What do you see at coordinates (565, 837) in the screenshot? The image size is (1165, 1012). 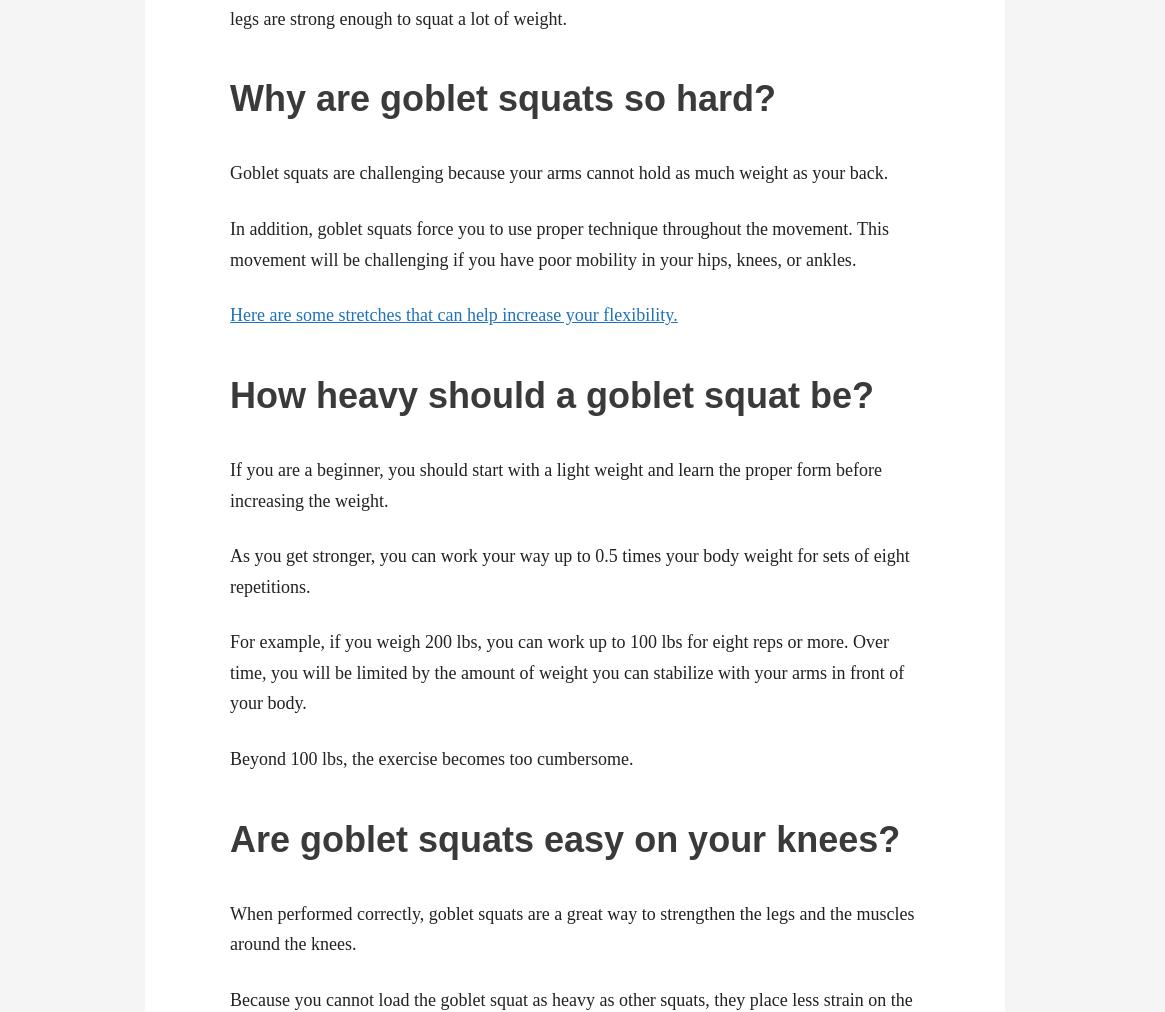 I see `'Are goblet squats easy on your knees?'` at bounding box center [565, 837].